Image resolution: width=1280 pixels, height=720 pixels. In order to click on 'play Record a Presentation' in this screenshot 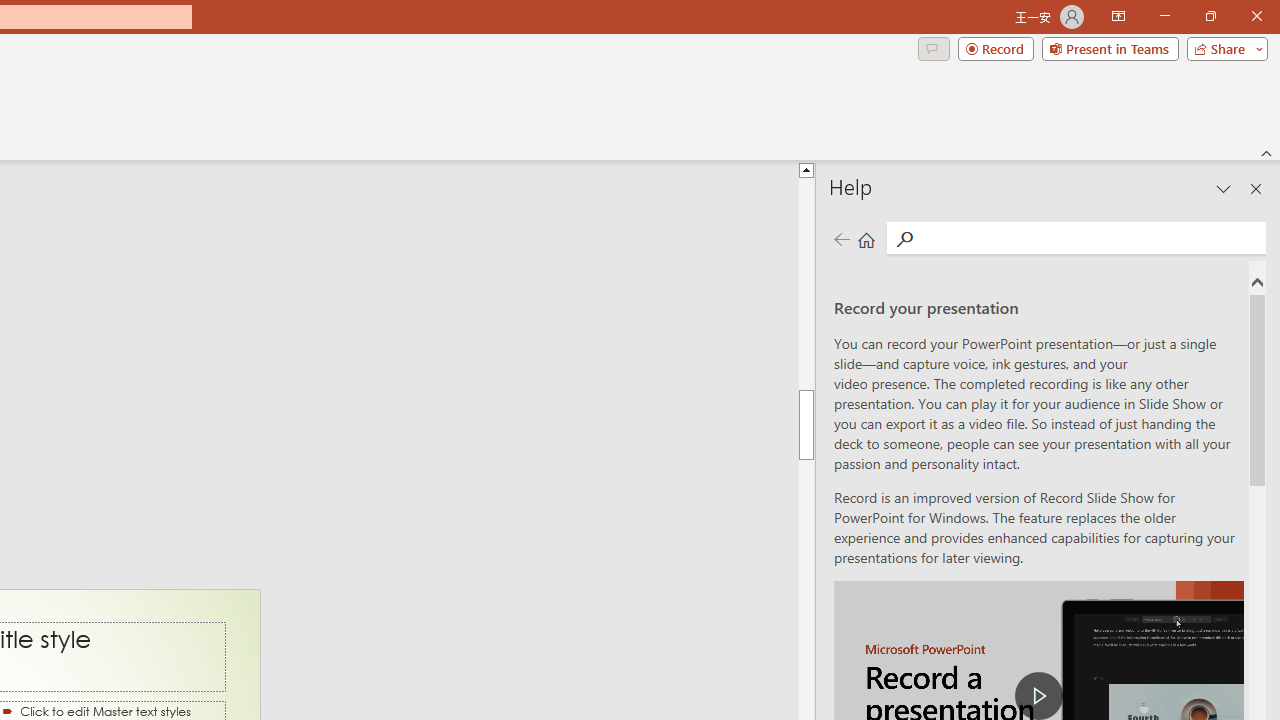, I will do `click(1038, 694)`.